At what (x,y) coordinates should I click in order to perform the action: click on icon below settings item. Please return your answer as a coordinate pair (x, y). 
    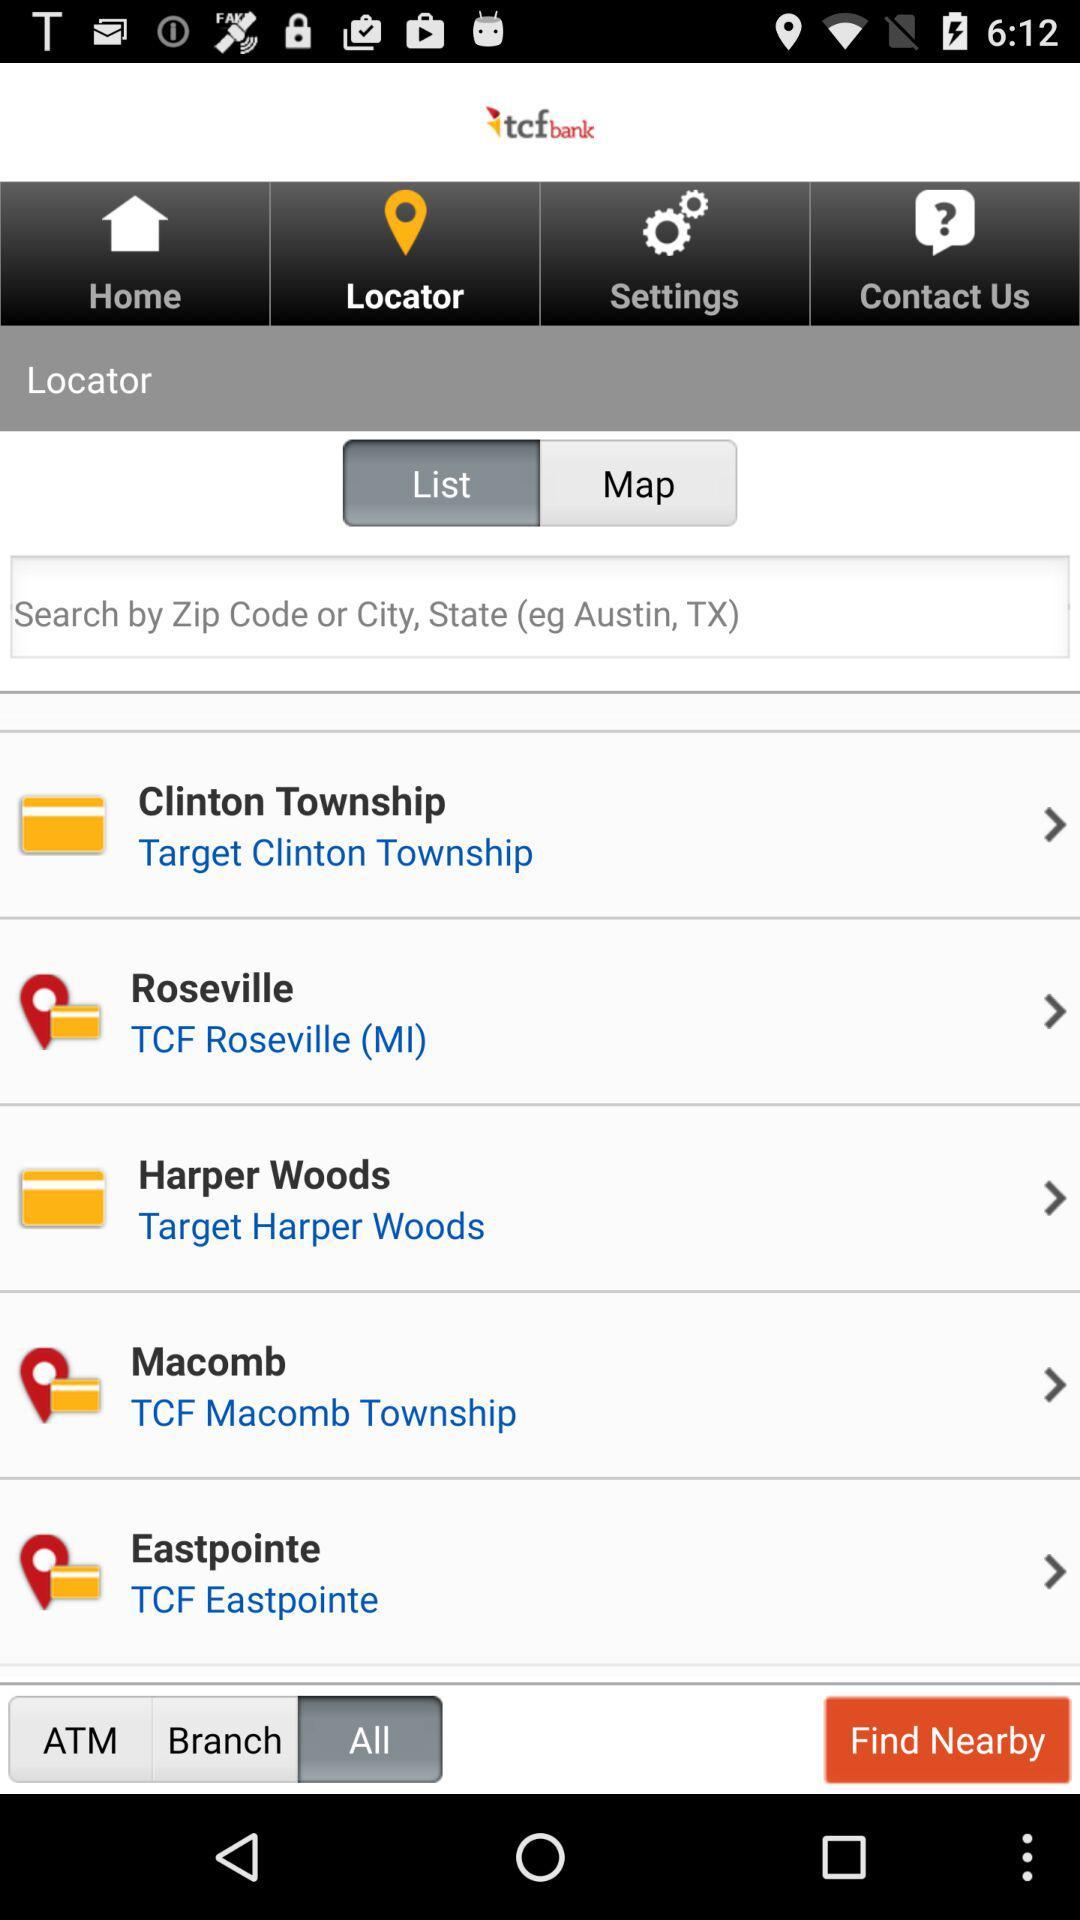
    Looking at the image, I should click on (638, 483).